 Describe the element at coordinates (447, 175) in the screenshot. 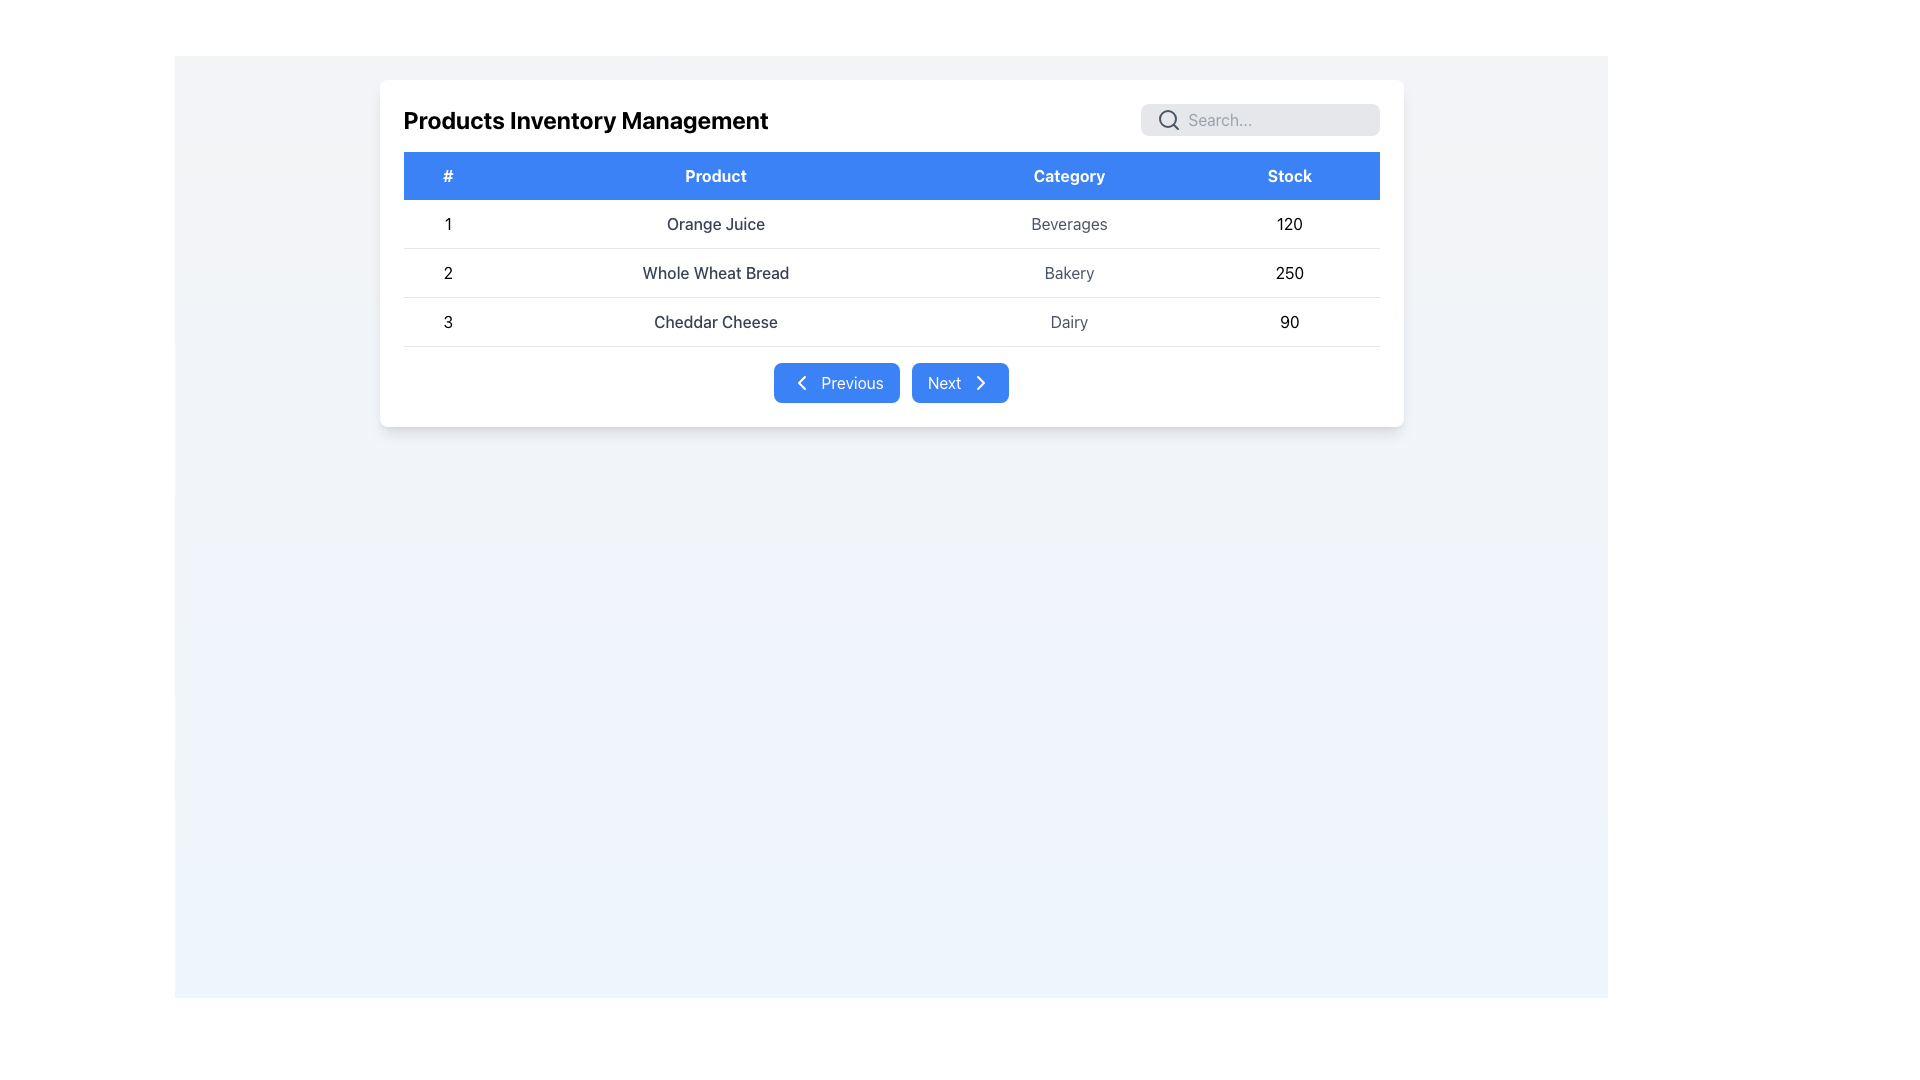

I see `the table header cell that indicates row numbers or unique identifiers for each entry, located at the top-left corner of the table` at that location.